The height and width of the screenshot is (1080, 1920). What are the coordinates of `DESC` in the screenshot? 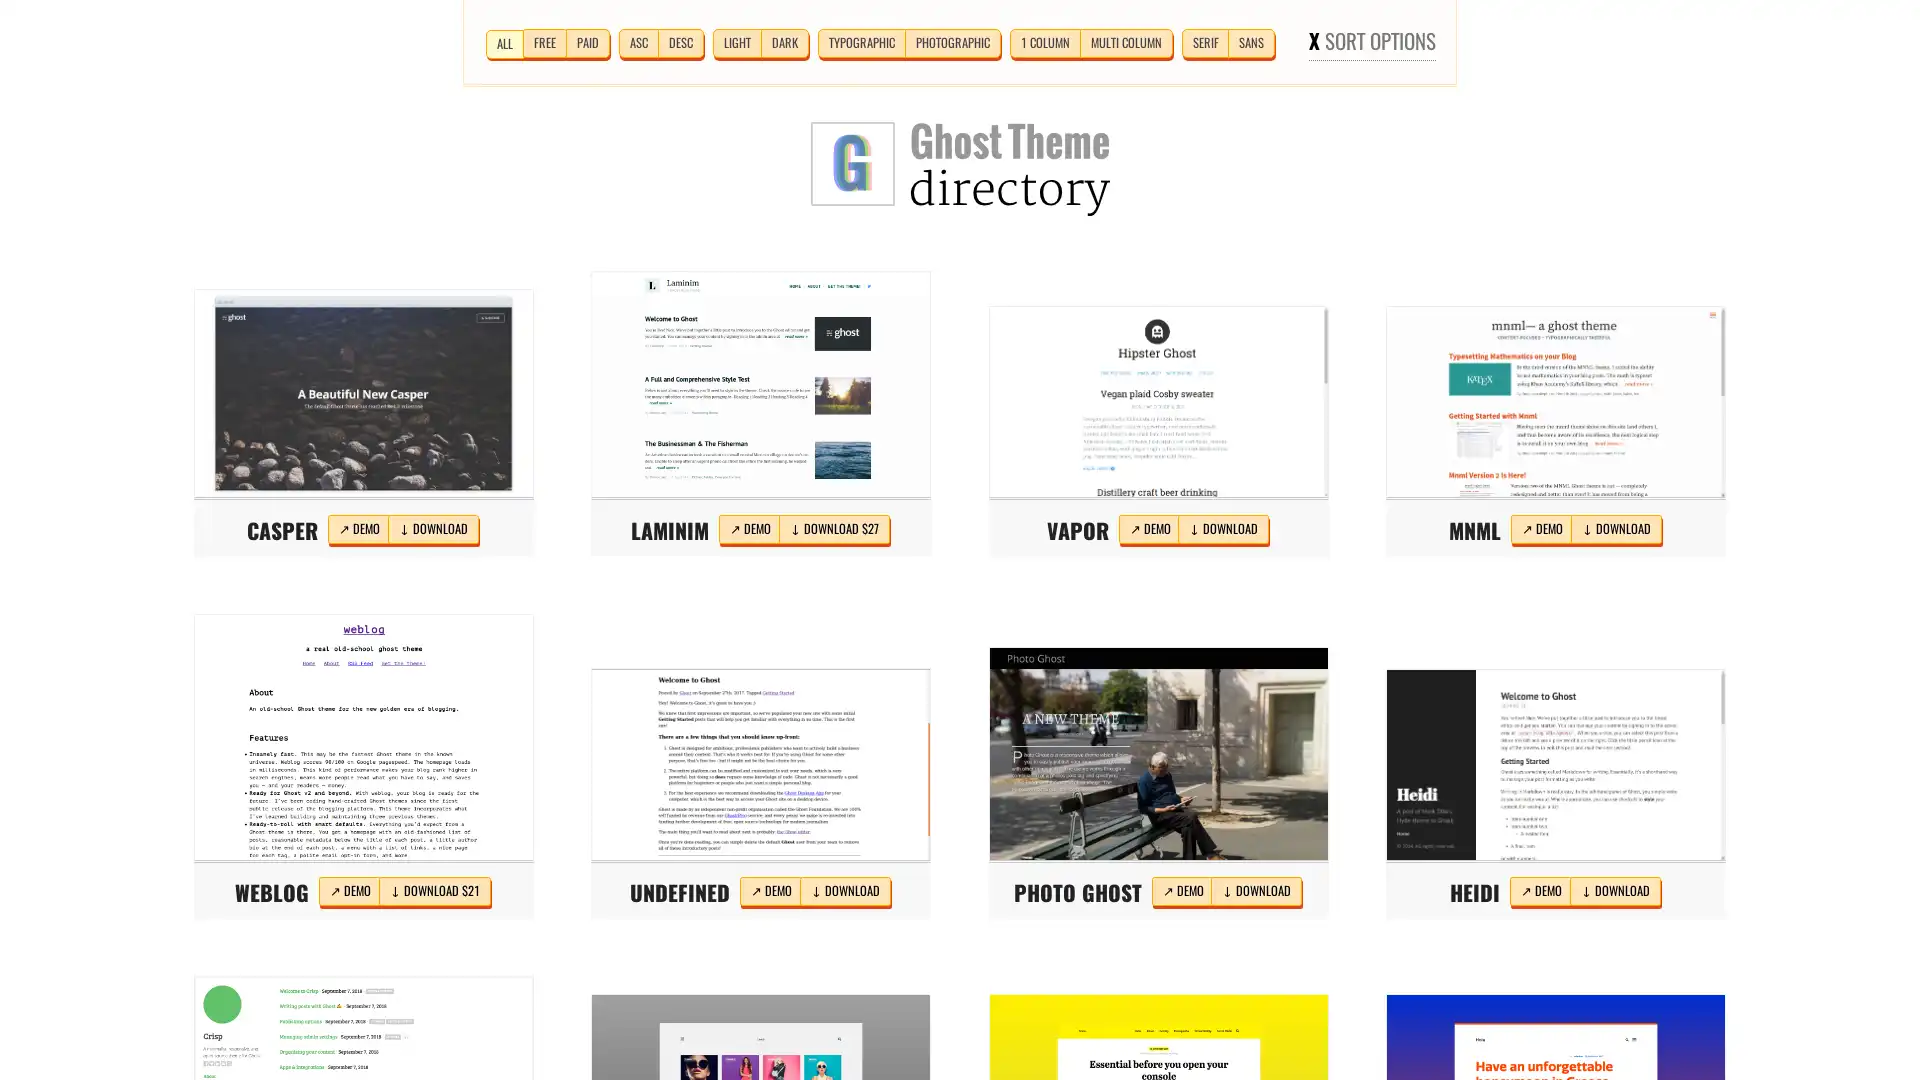 It's located at (680, 42).